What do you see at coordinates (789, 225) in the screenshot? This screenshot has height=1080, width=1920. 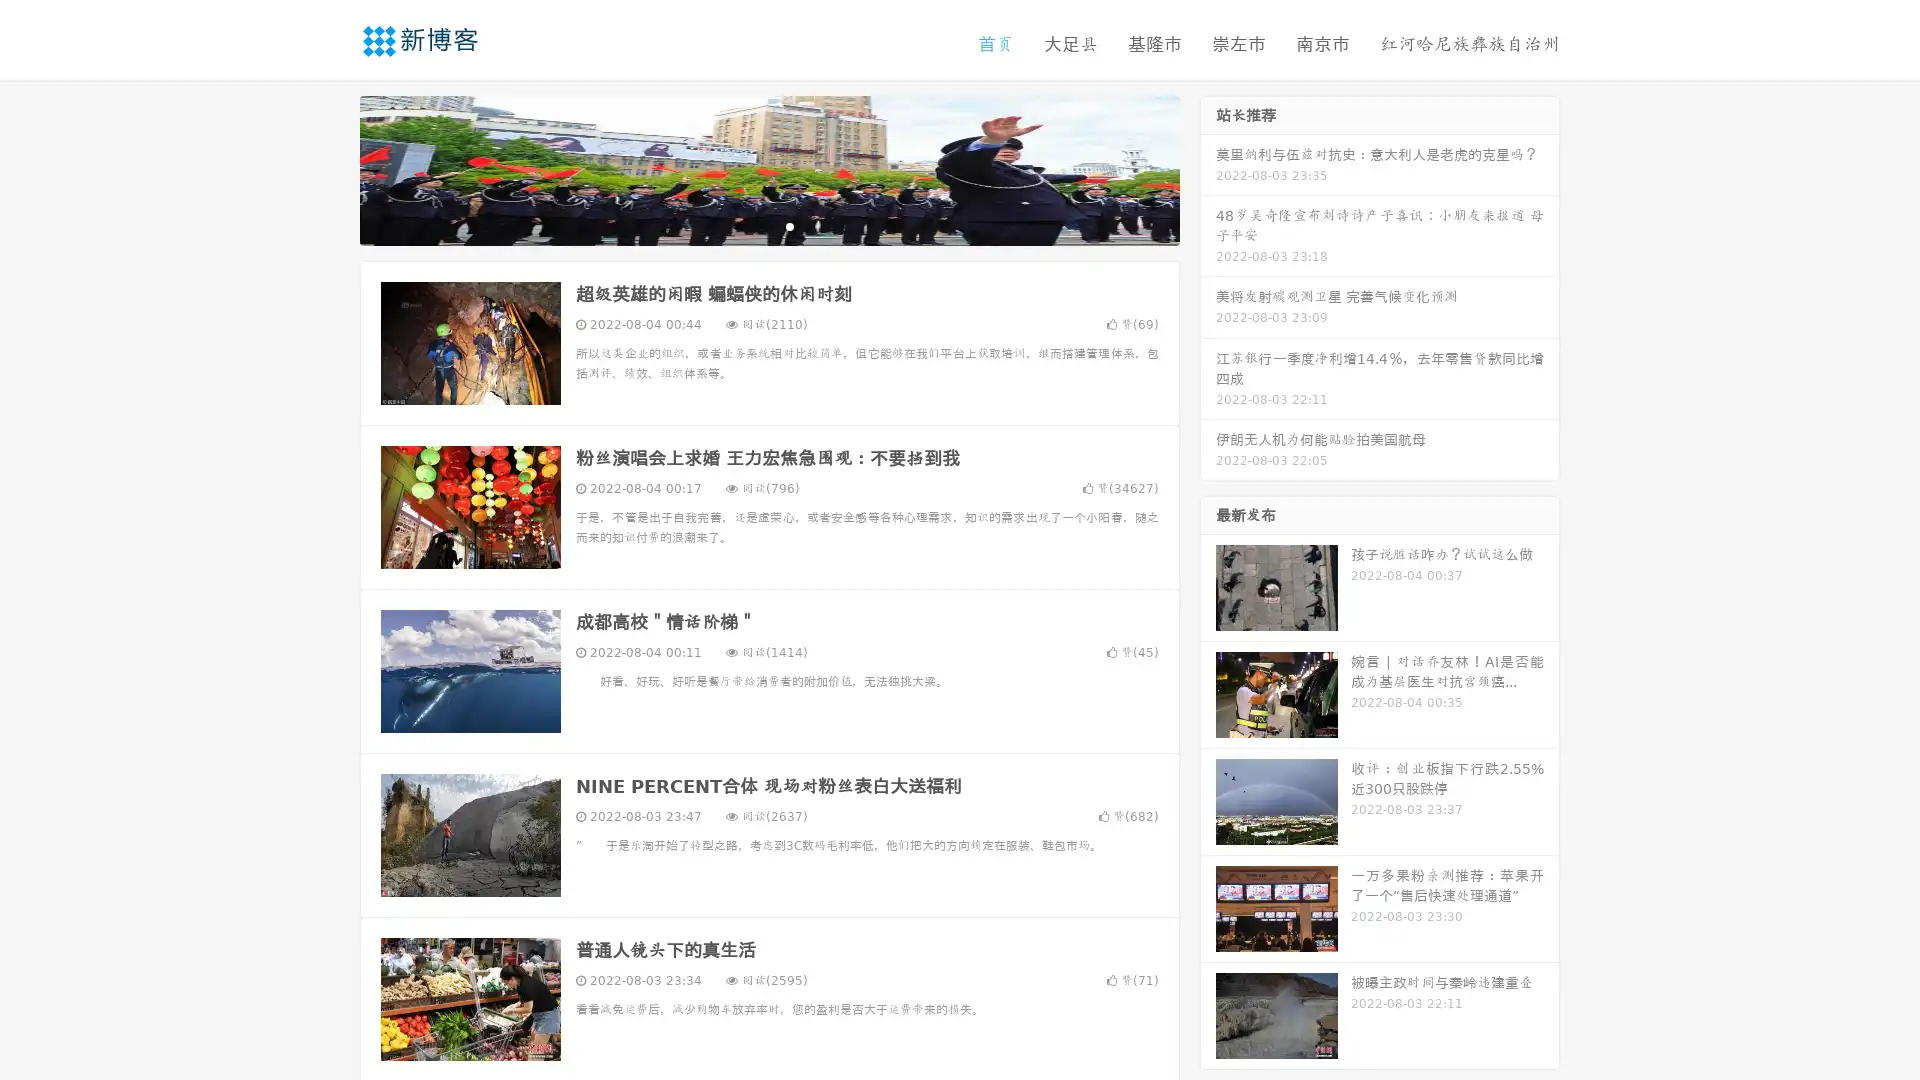 I see `Go to slide 3` at bounding box center [789, 225].